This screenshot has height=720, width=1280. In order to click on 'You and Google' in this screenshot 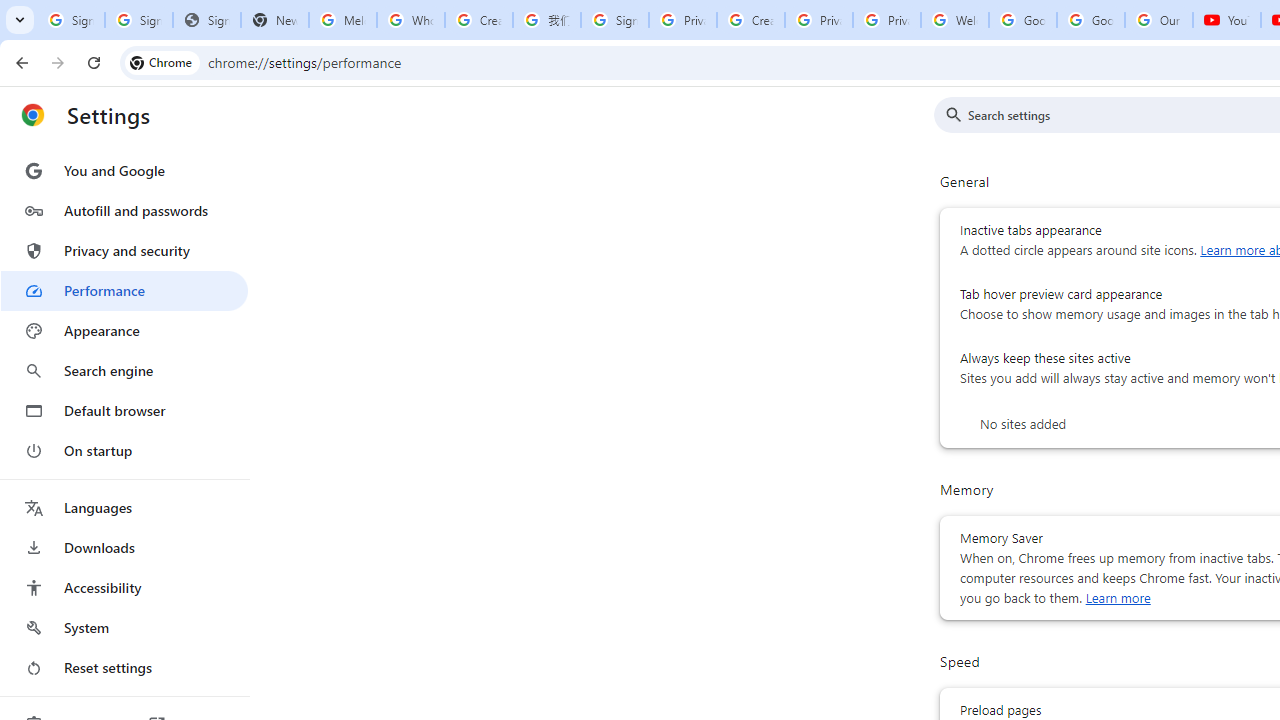, I will do `click(123, 170)`.